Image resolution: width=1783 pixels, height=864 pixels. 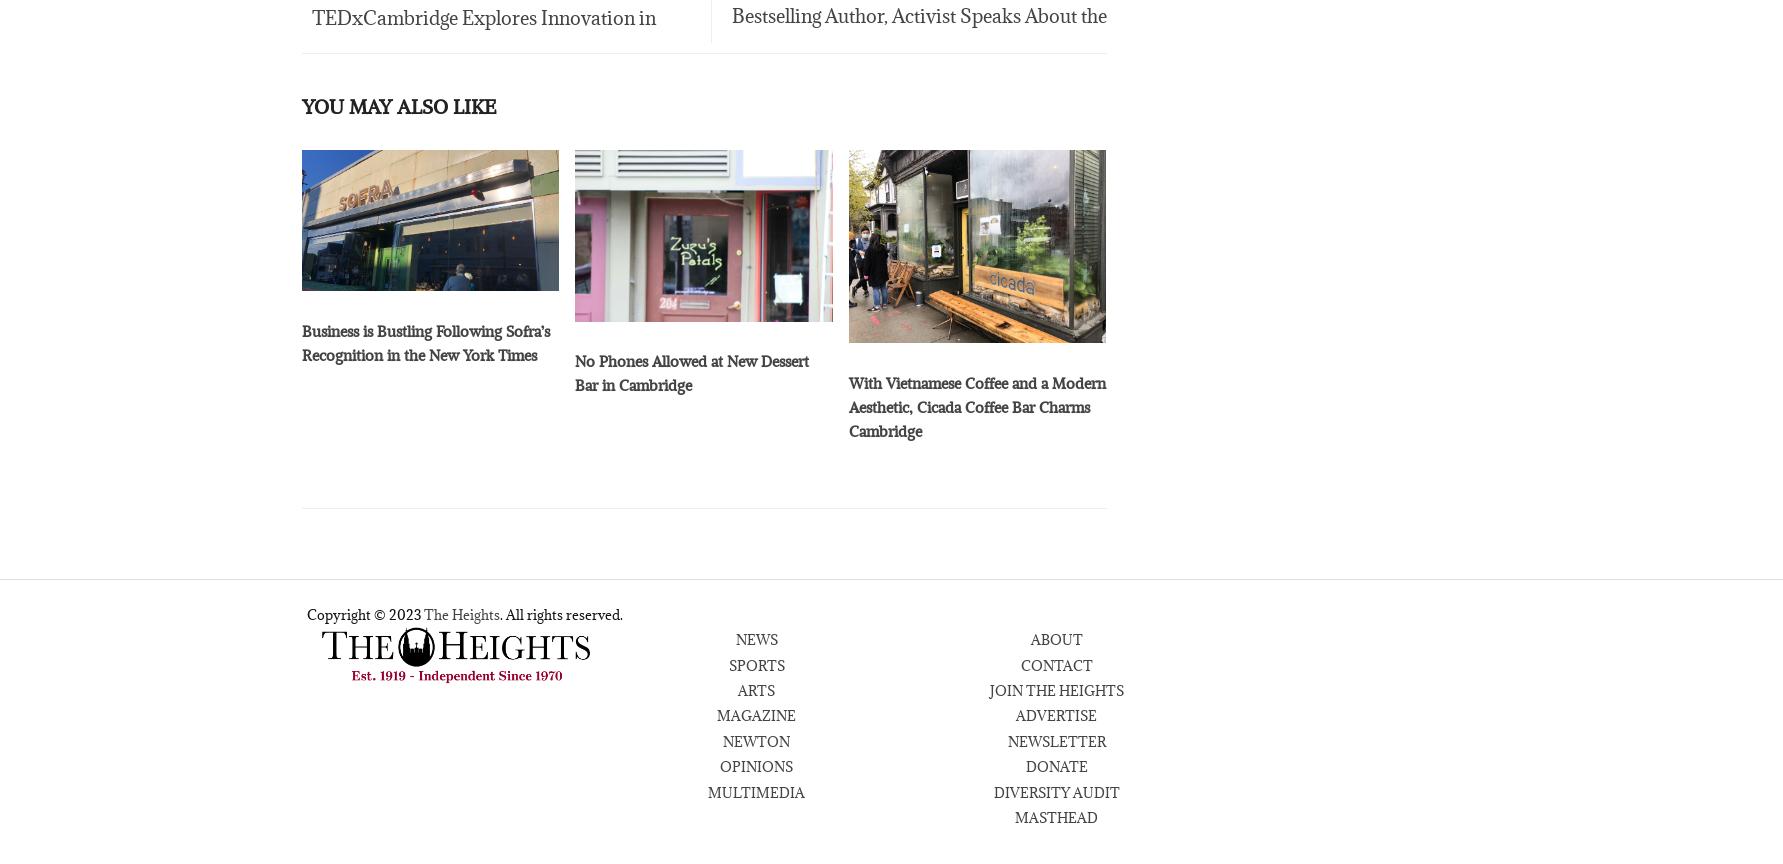 What do you see at coordinates (363, 617) in the screenshot?
I see `'Copyright © 2023'` at bounding box center [363, 617].